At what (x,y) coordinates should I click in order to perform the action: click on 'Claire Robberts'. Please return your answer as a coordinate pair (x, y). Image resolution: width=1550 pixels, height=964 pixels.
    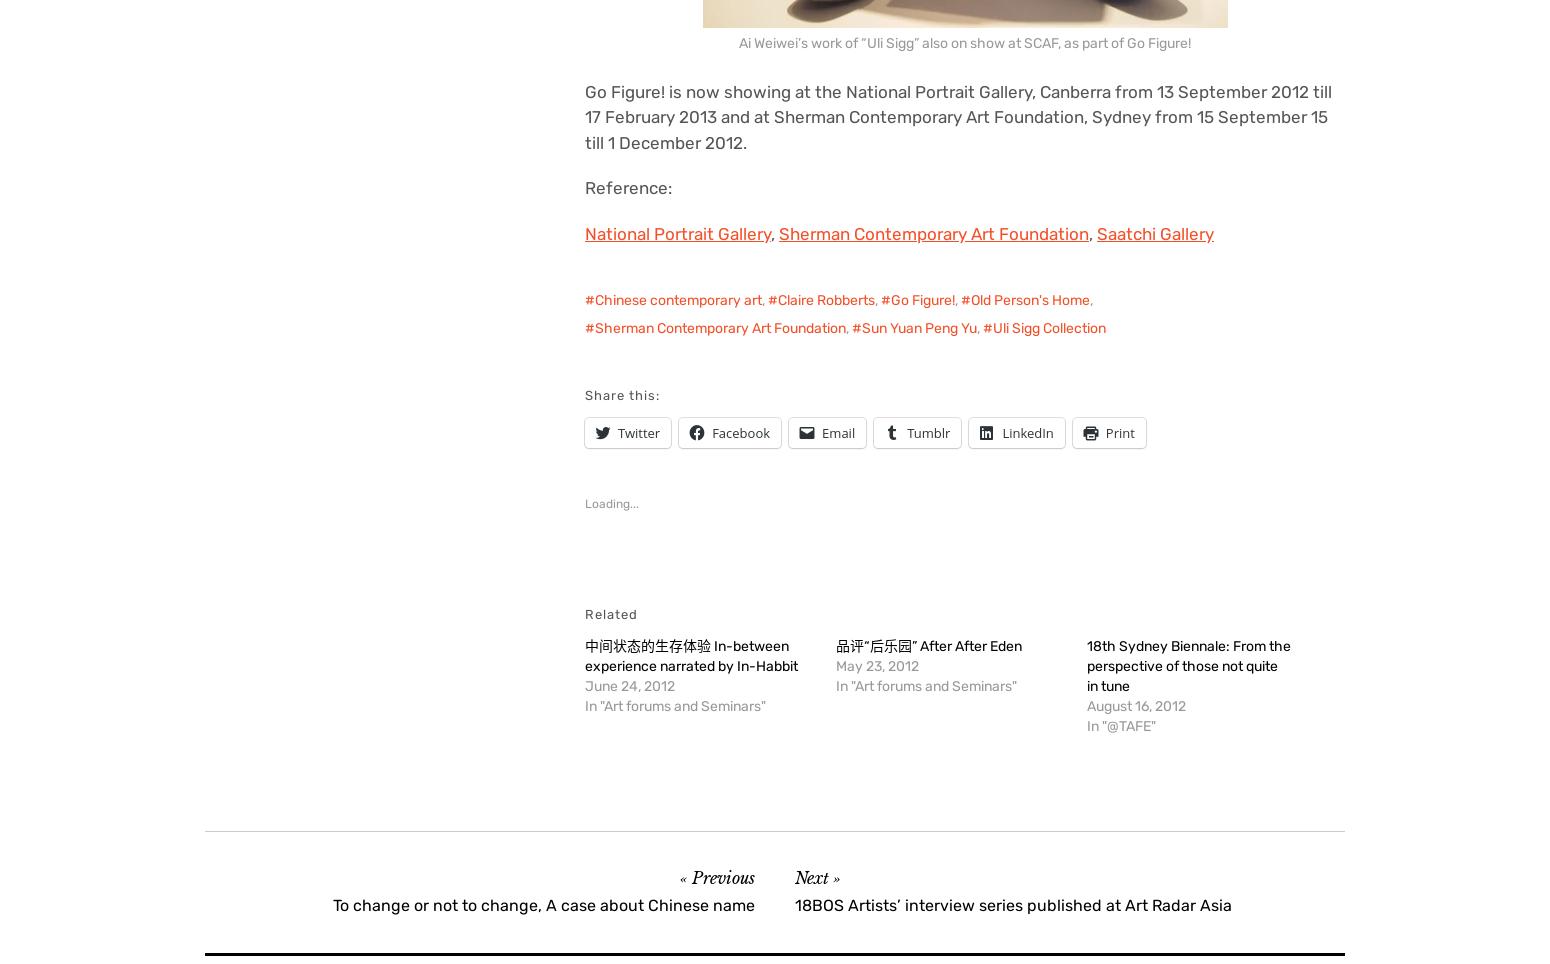
    Looking at the image, I should click on (825, 300).